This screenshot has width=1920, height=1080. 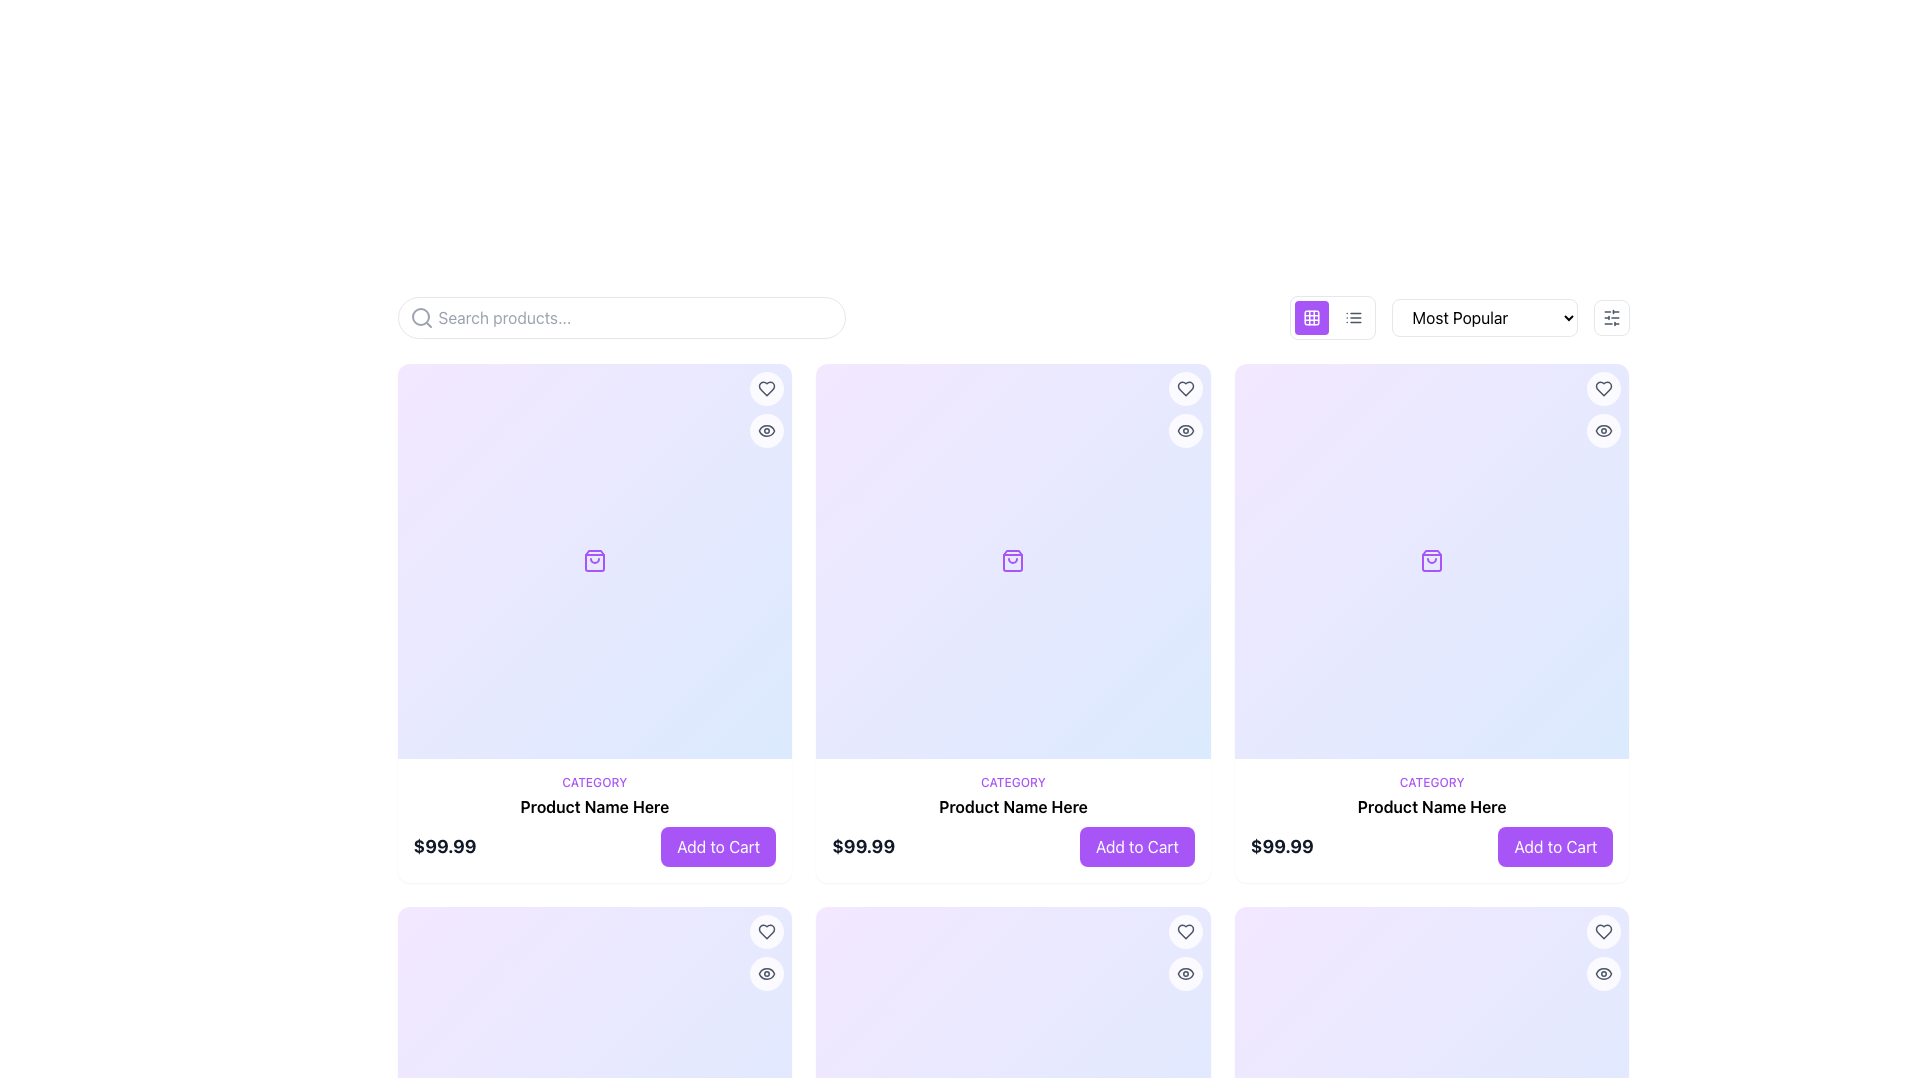 What do you see at coordinates (1137, 846) in the screenshot?
I see `the 'Add to Cart' button, which is a rectangular button with rounded corners and a solid purple background, located beneath the product card in the pricing section` at bounding box center [1137, 846].